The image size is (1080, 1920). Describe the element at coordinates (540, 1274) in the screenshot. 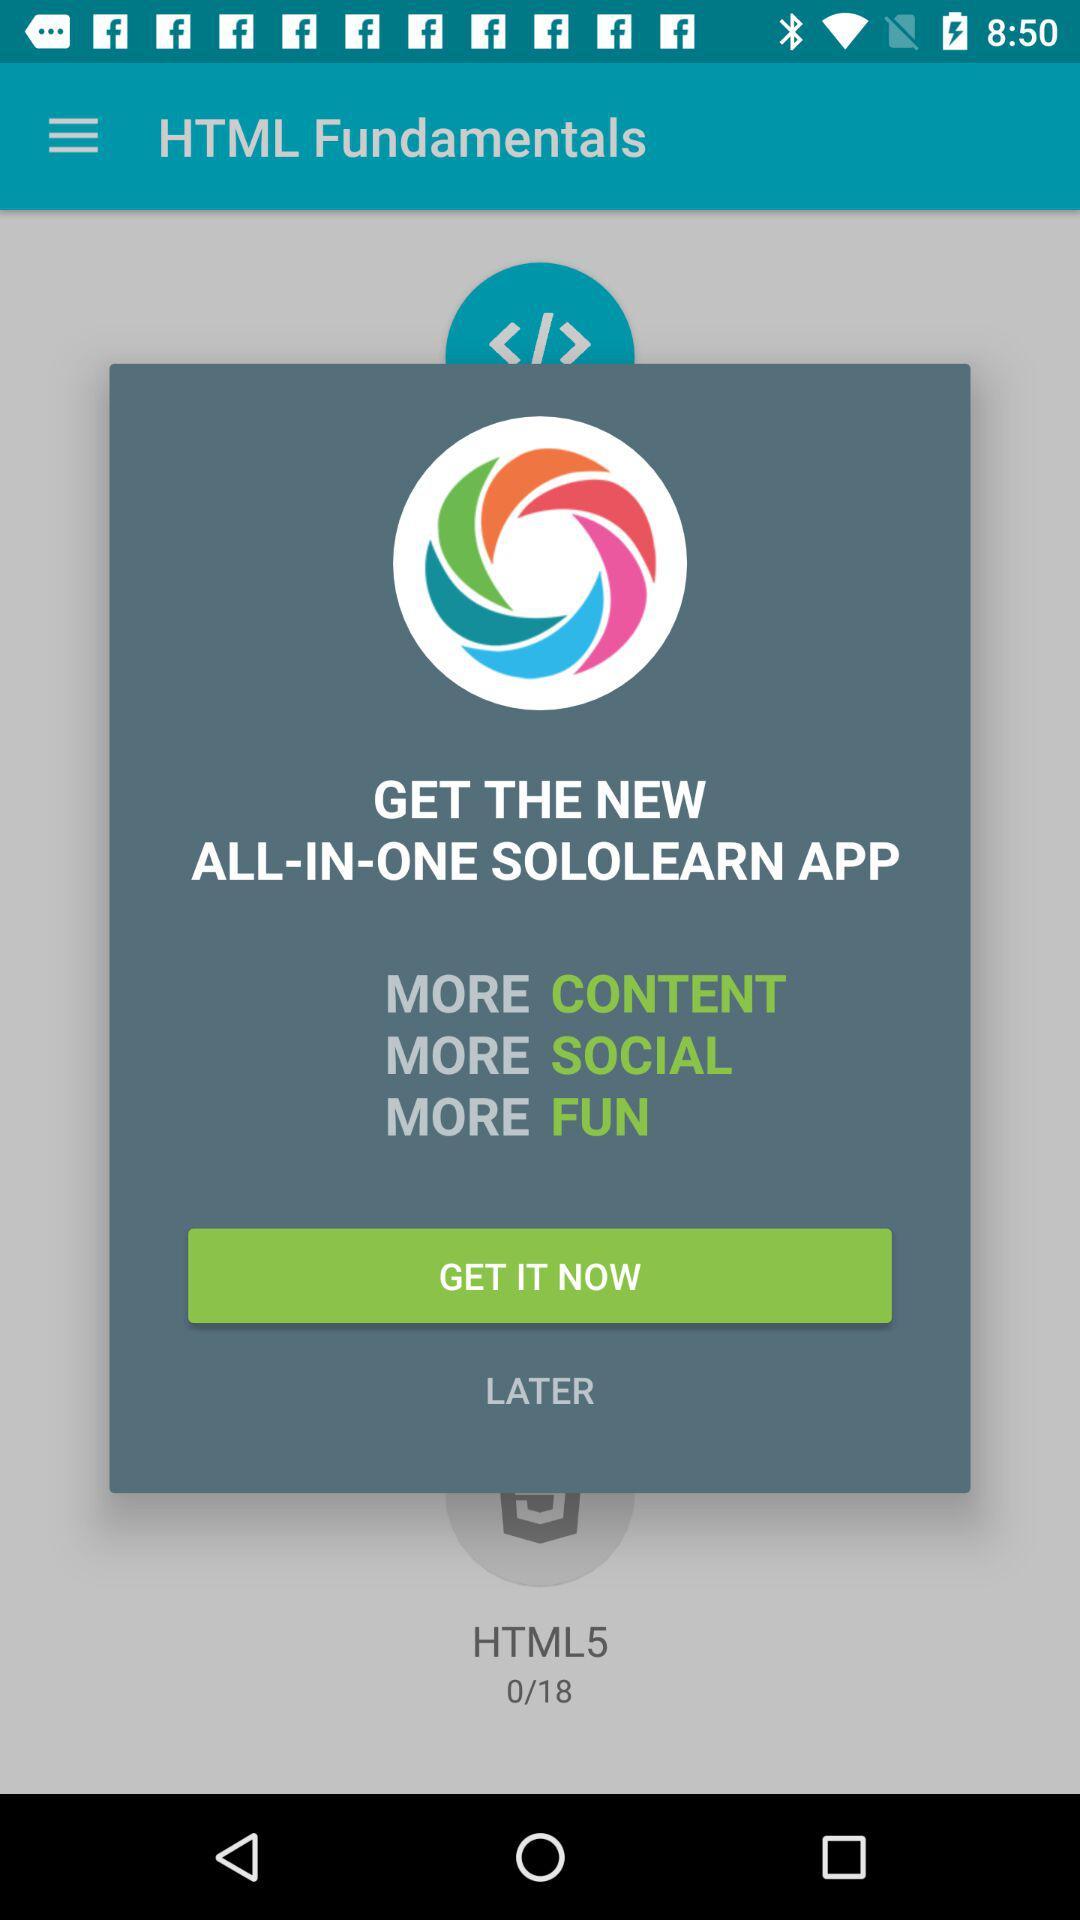

I see `the item above later` at that location.